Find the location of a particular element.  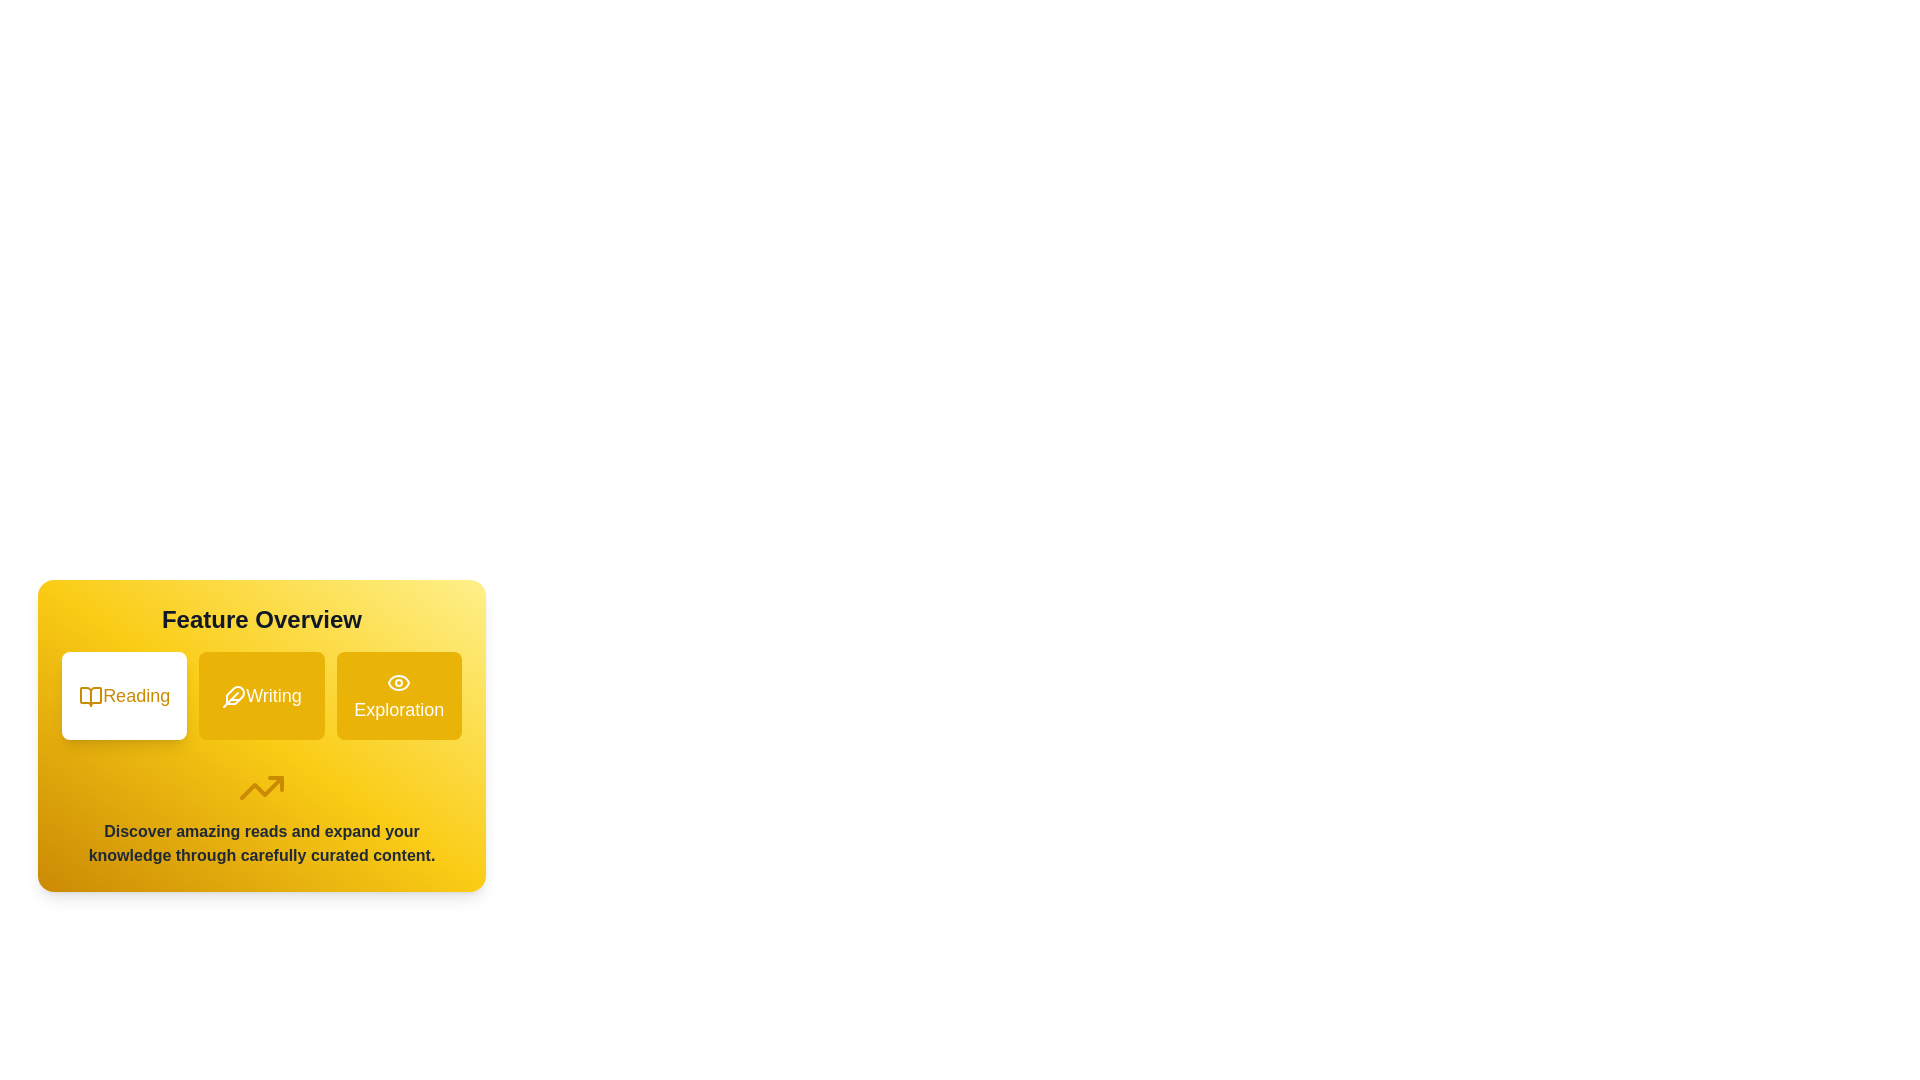

the 'Writing' button, which is the second button in a group of three, located centrally between the 'Reading' button and the 'Exploration' button is located at coordinates (261, 694).